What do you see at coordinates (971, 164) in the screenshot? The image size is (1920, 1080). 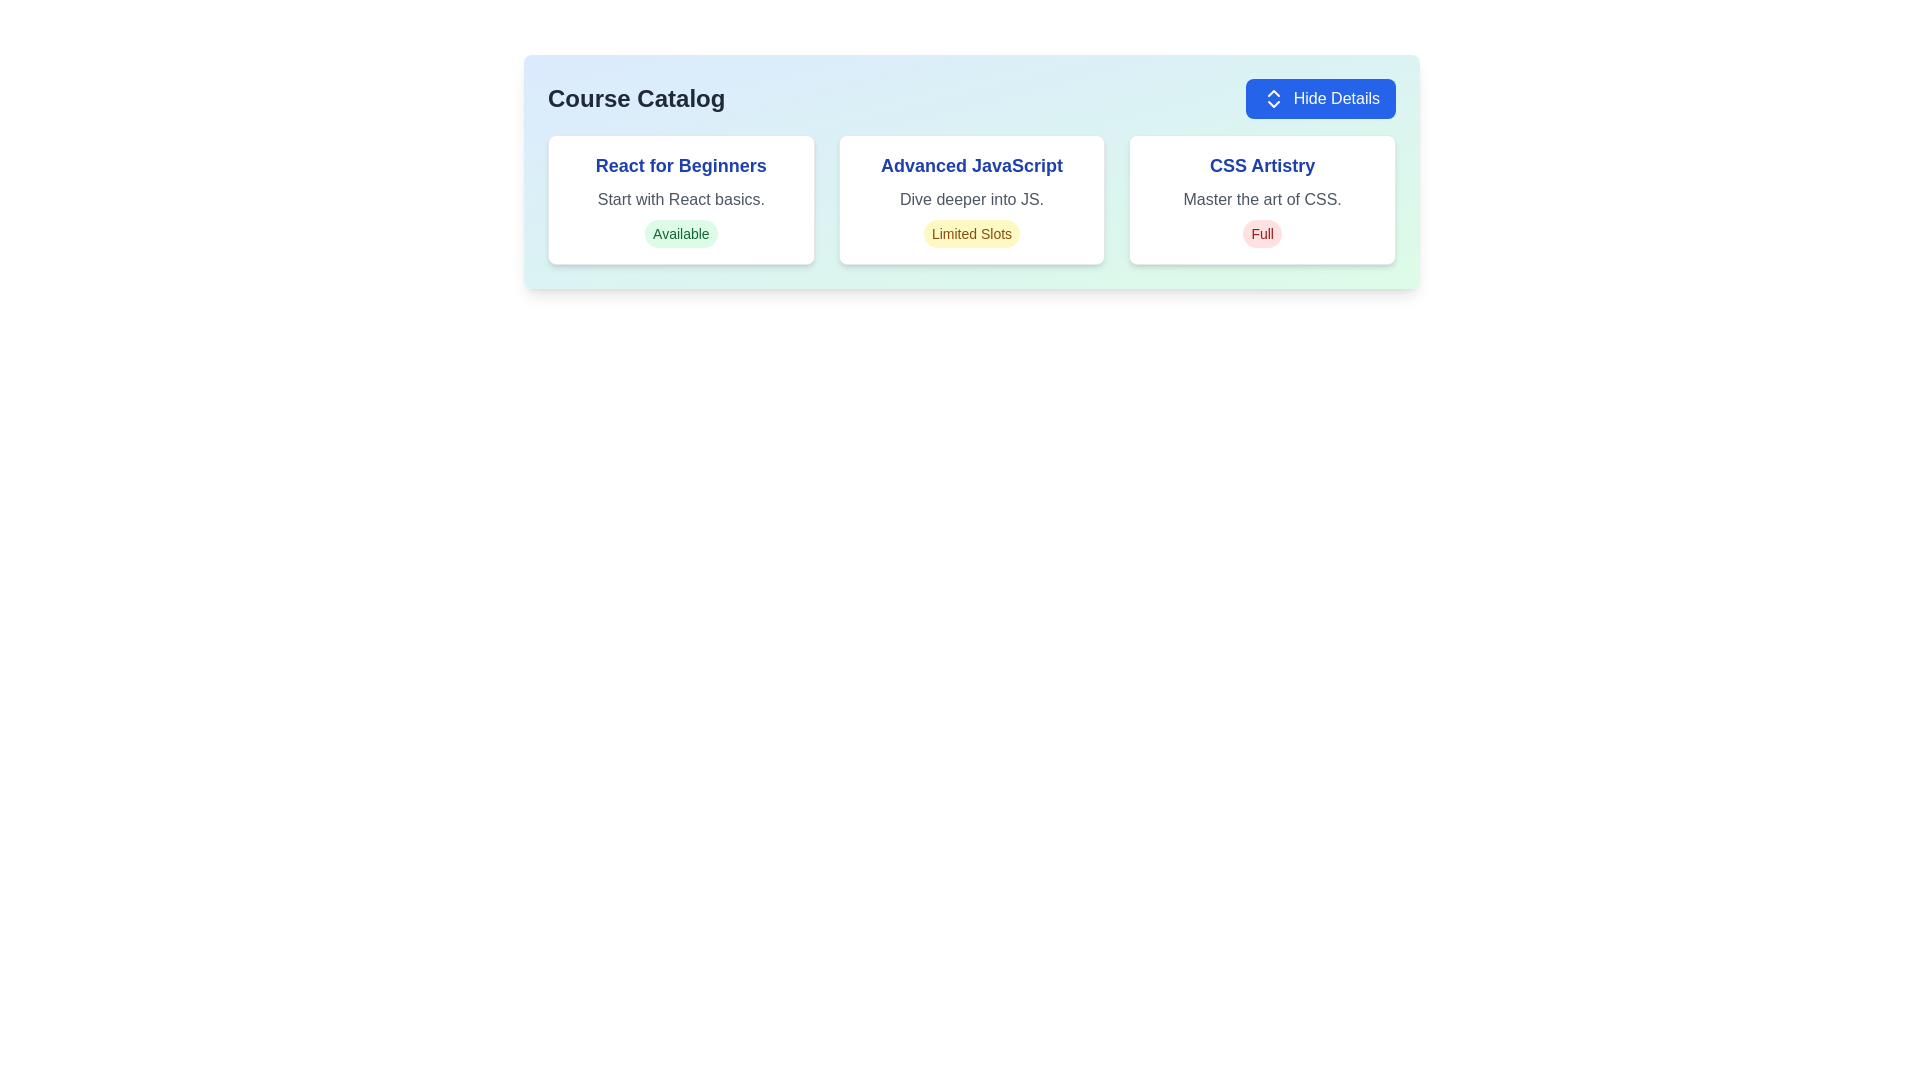 I see `text label that serves as the title of the course, positioned above the text 'Dive deeper into JS.' and the 'Limited Slots' badge in the middle card of three horizontally aligned cards` at bounding box center [971, 164].